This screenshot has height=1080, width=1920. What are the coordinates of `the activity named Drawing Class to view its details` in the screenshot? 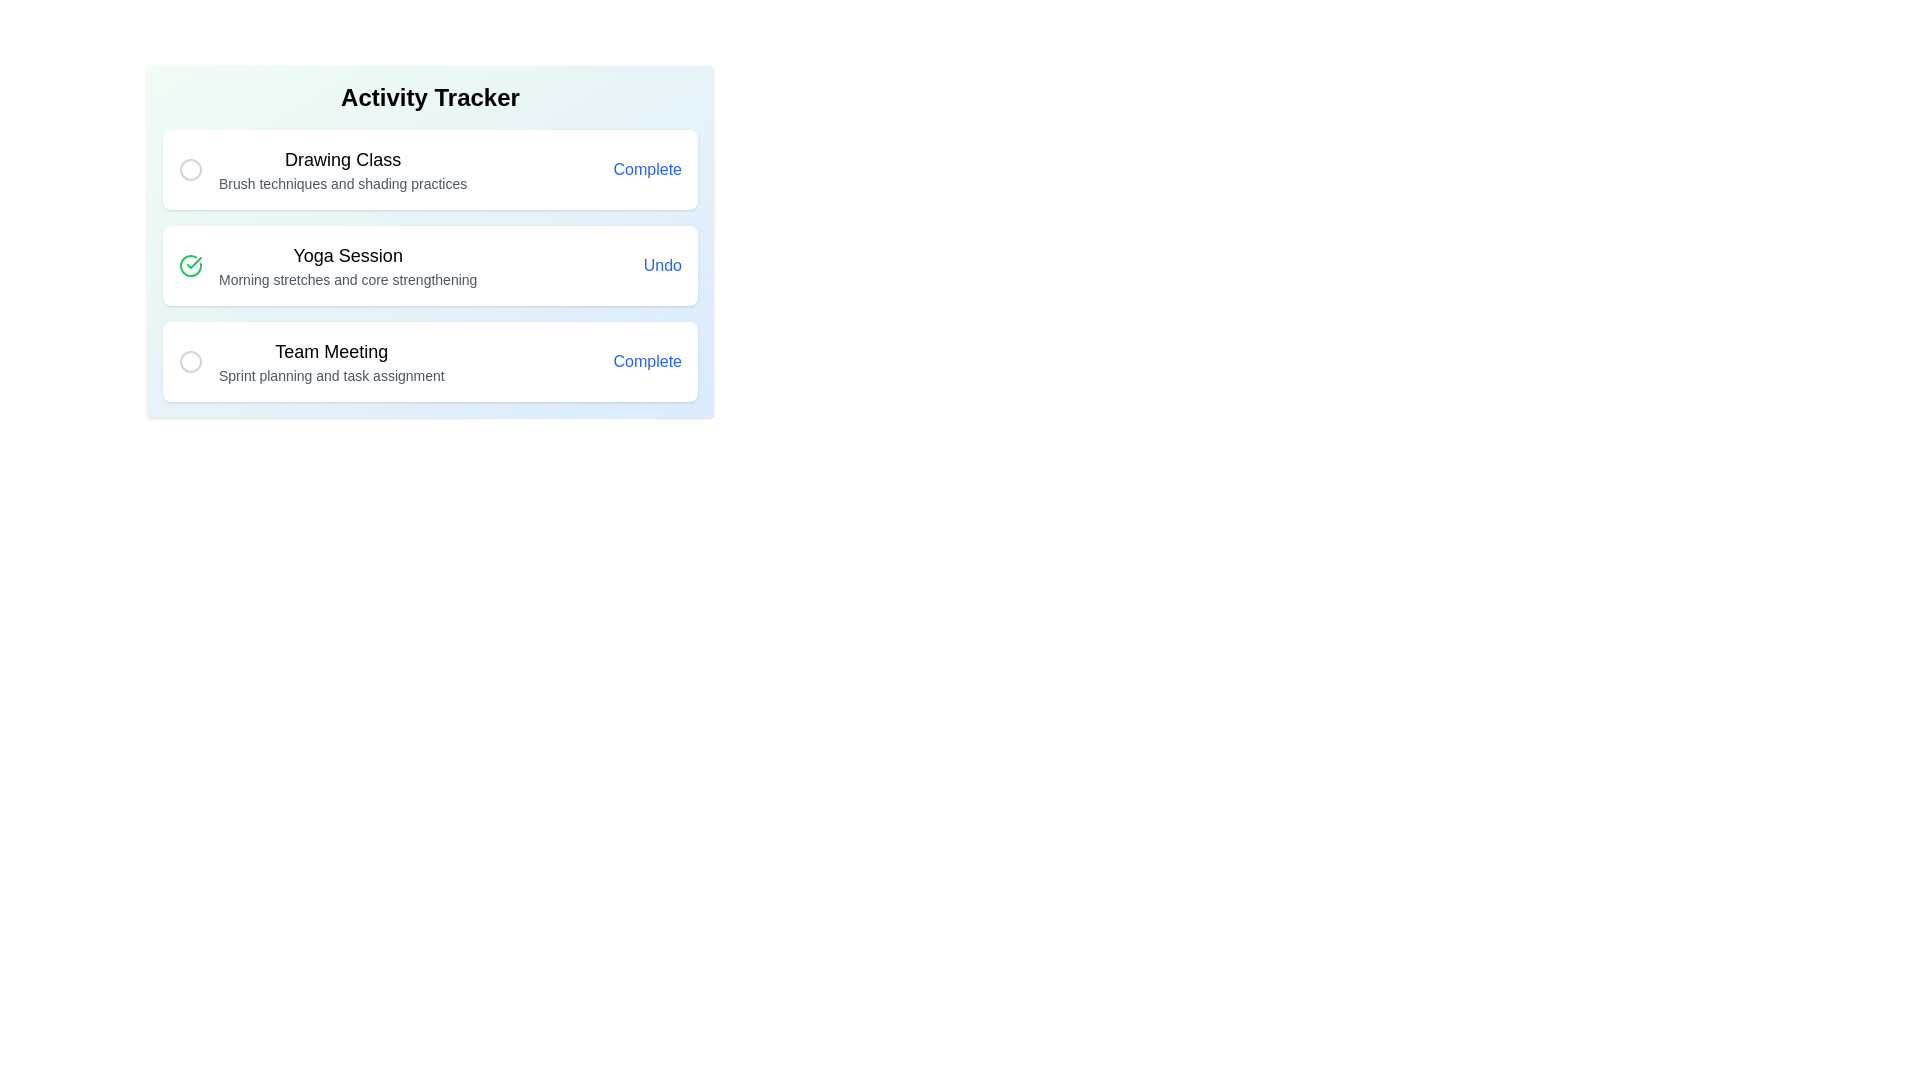 It's located at (342, 168).